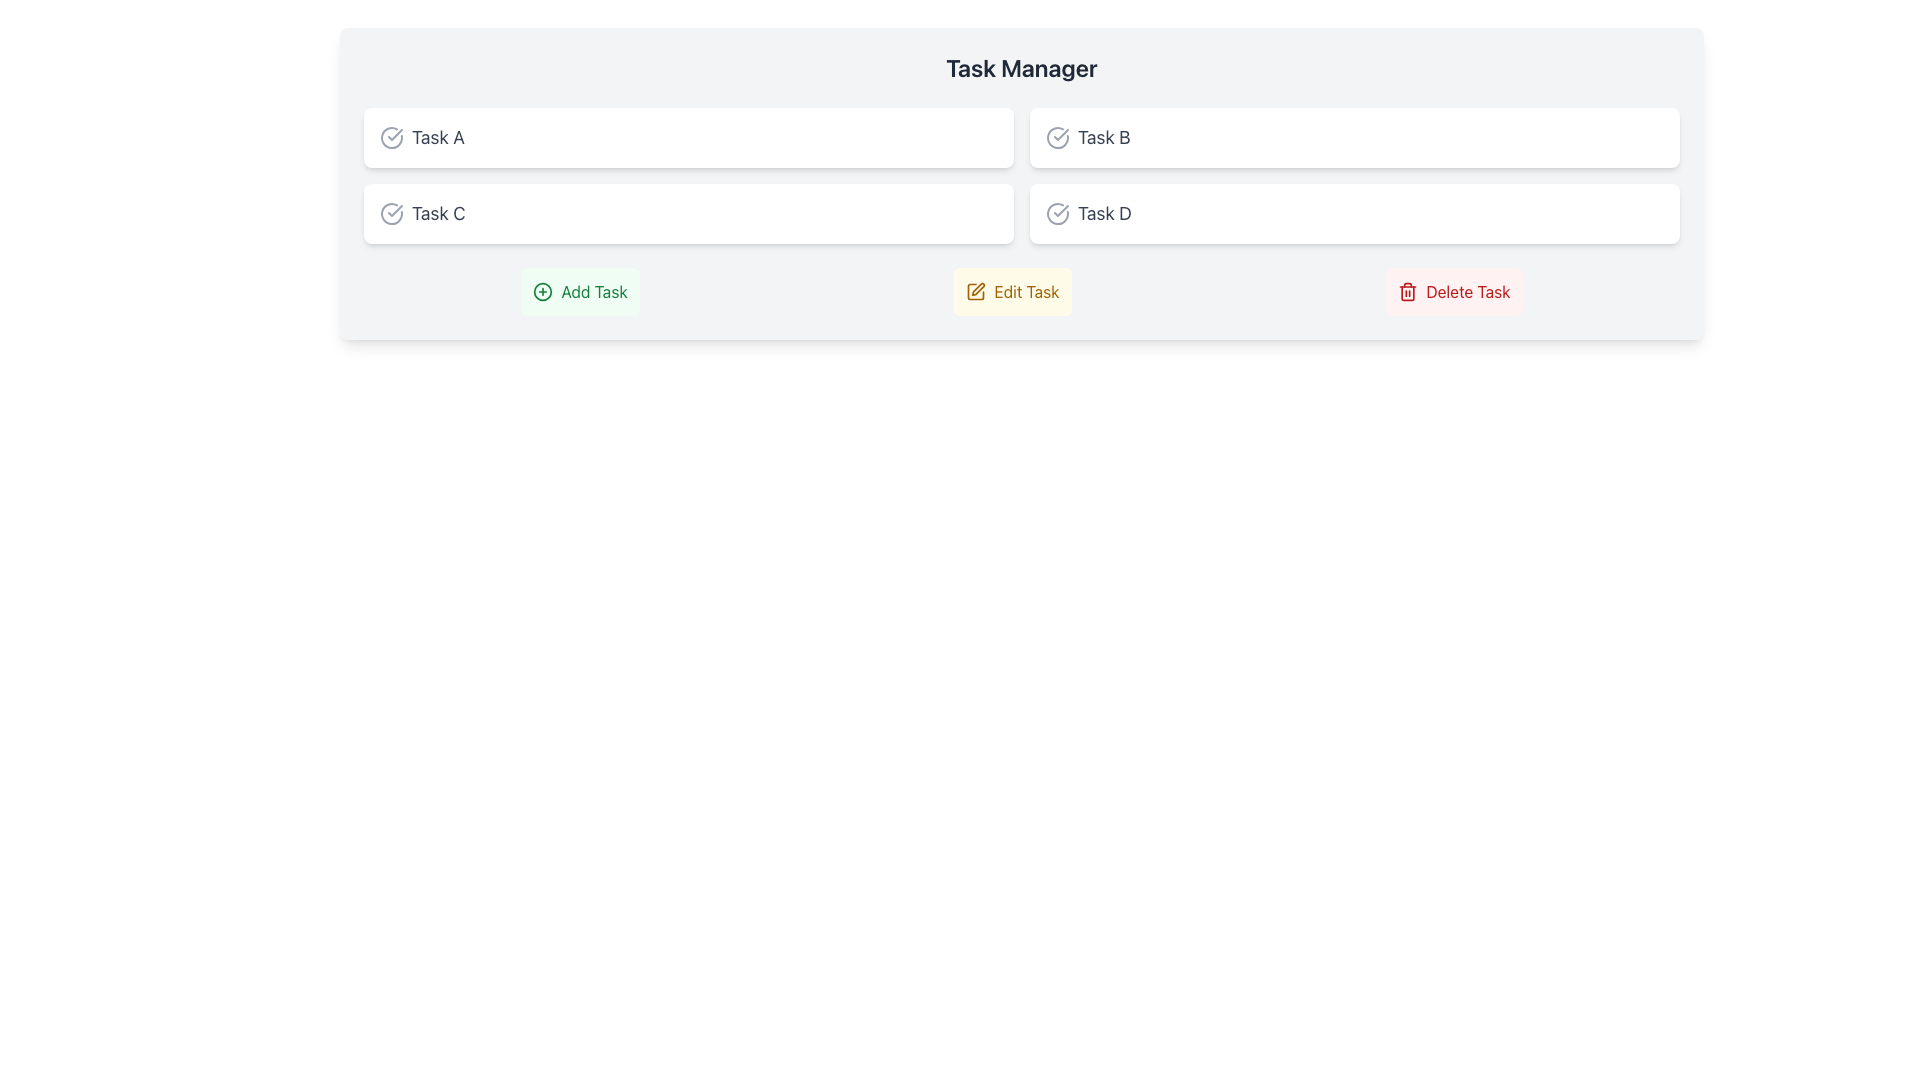  What do you see at coordinates (543, 292) in the screenshot?
I see `the 'Add Task' button icon located to the left of the text, which serves as a visual indicator for adding a task` at bounding box center [543, 292].